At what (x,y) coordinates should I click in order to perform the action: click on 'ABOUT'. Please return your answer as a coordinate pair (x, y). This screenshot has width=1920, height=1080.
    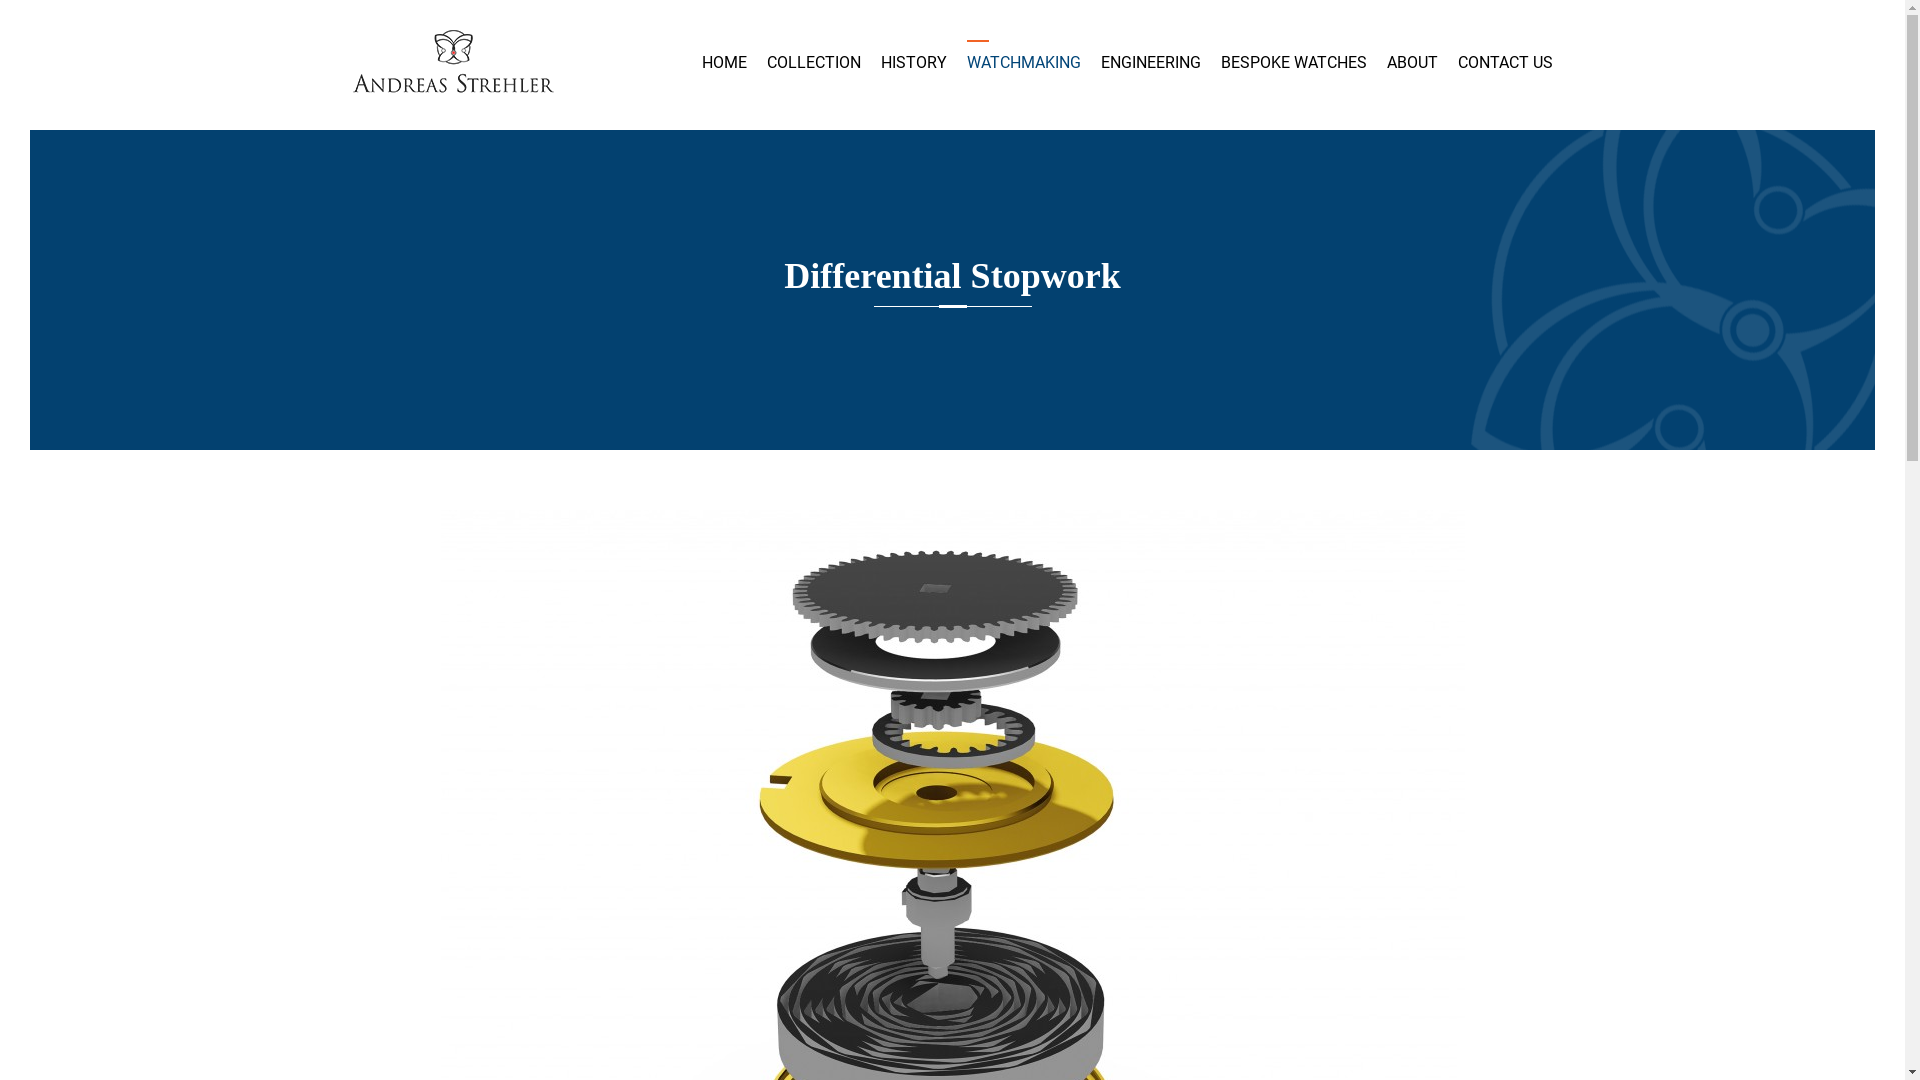
    Looking at the image, I should click on (1410, 61).